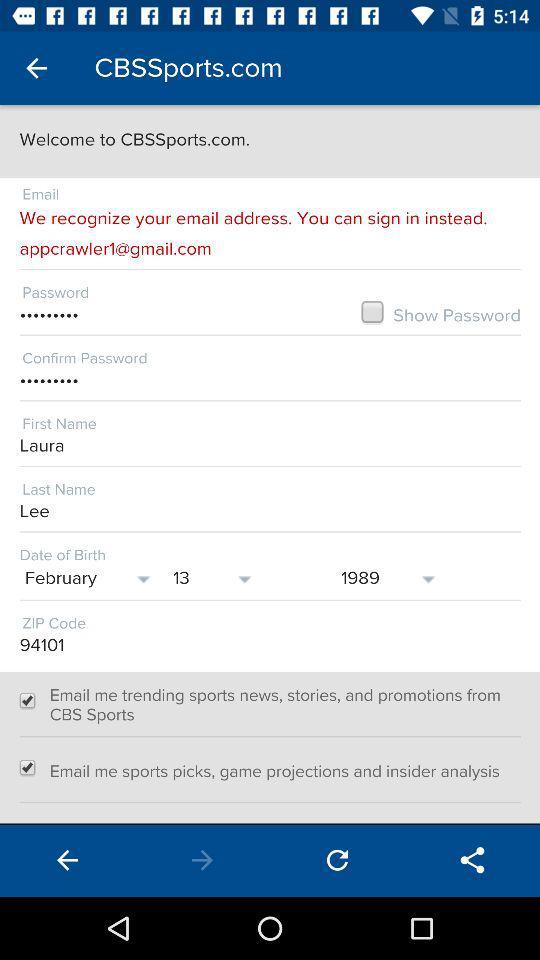  Describe the element at coordinates (472, 859) in the screenshot. I see `the share icon` at that location.